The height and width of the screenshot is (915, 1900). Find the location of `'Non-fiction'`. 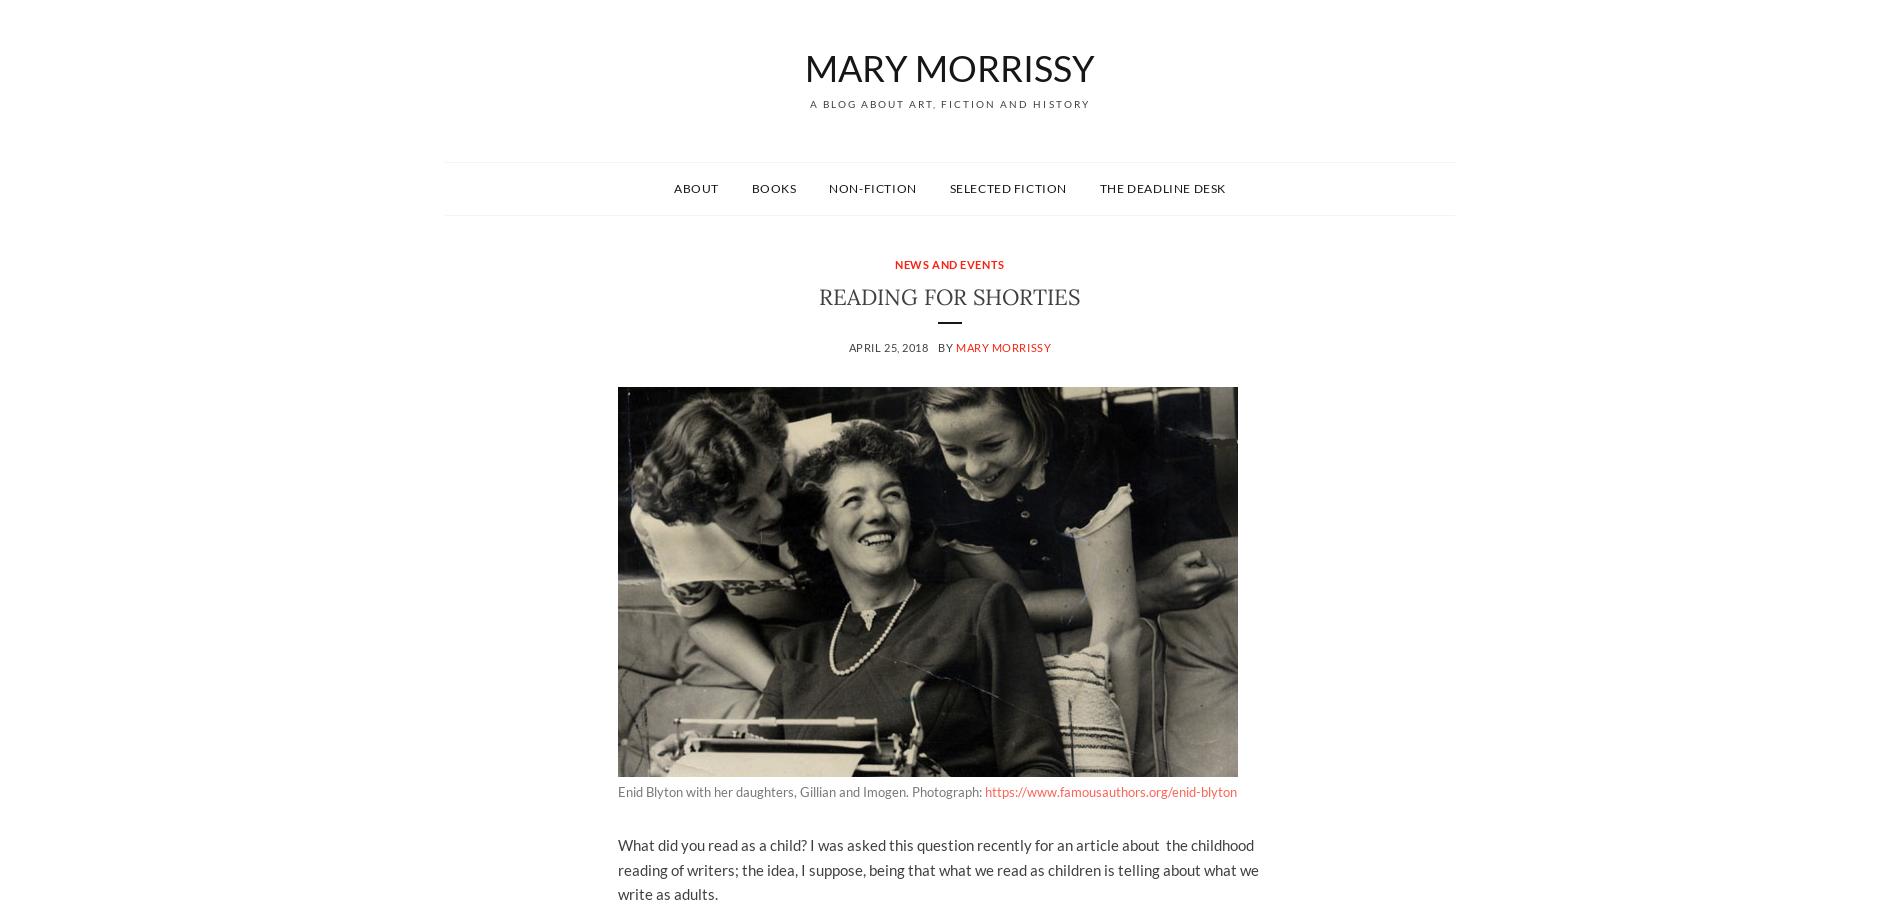

'Non-fiction' is located at coordinates (827, 187).